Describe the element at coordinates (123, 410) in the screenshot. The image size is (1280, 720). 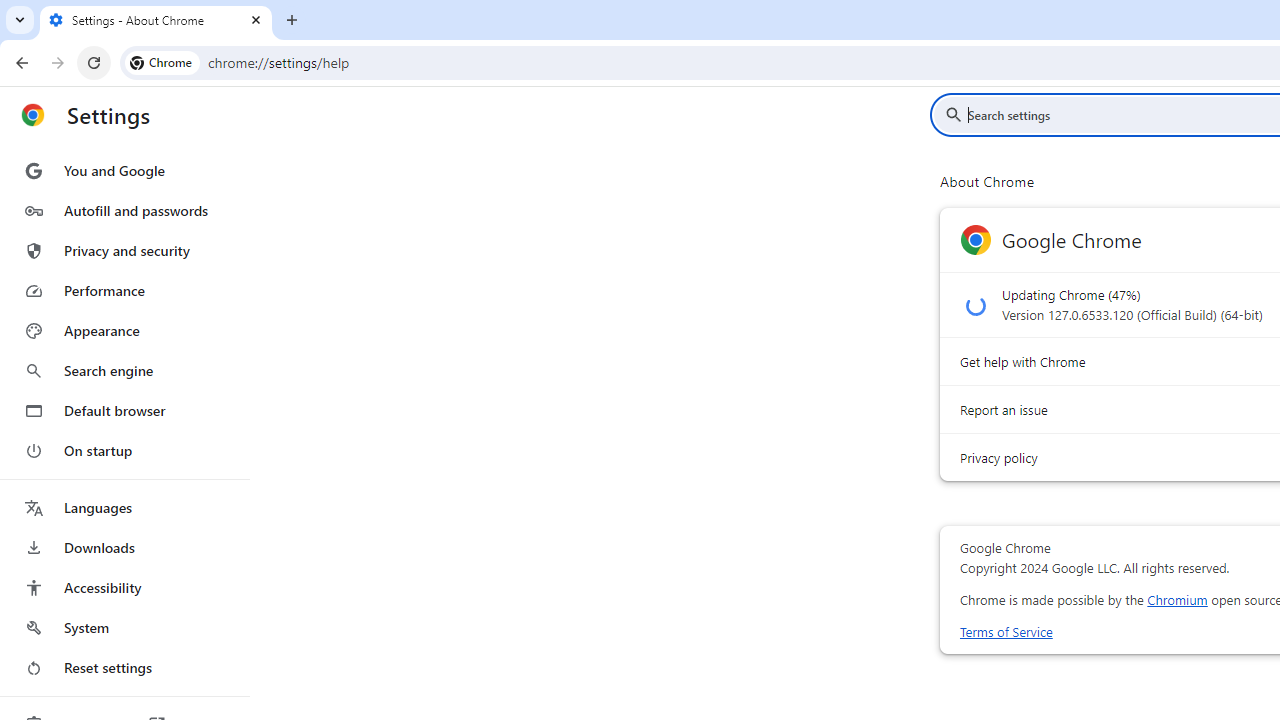
I see `'Default browser'` at that location.